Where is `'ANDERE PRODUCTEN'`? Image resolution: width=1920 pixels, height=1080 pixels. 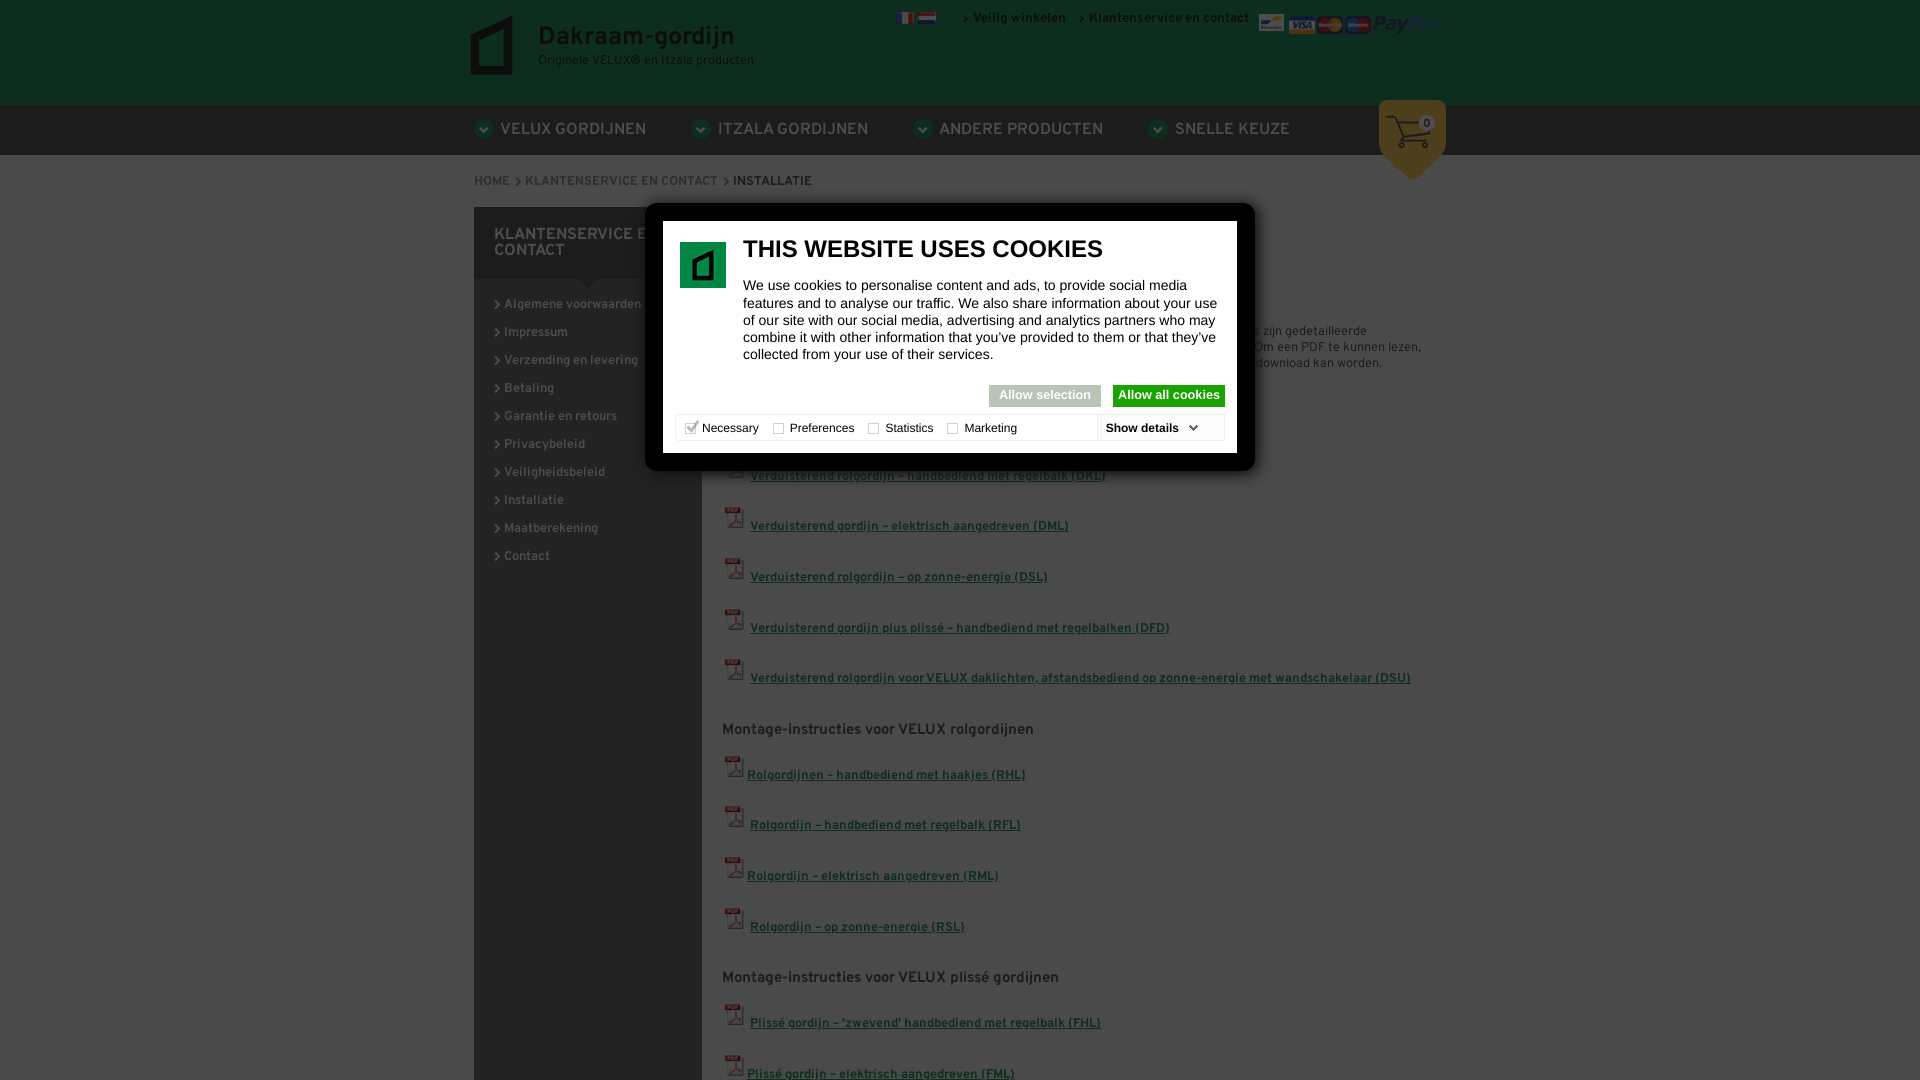
'ANDERE PRODUCTEN' is located at coordinates (1008, 130).